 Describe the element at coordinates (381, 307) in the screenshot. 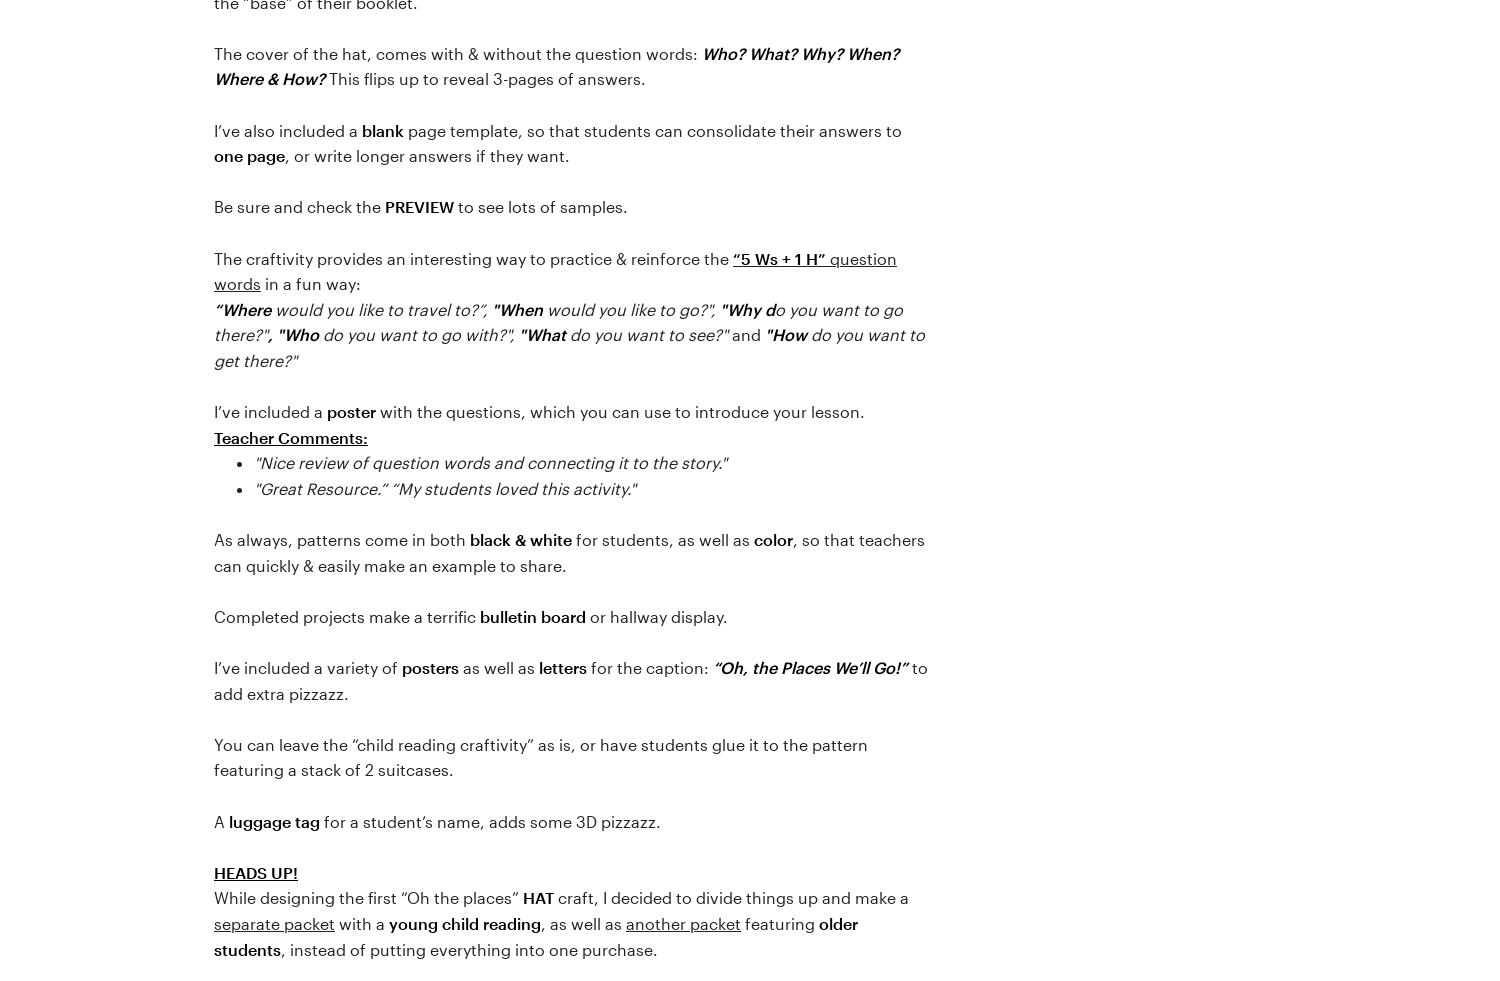

I see `'would you like to travel to?”,'` at that location.